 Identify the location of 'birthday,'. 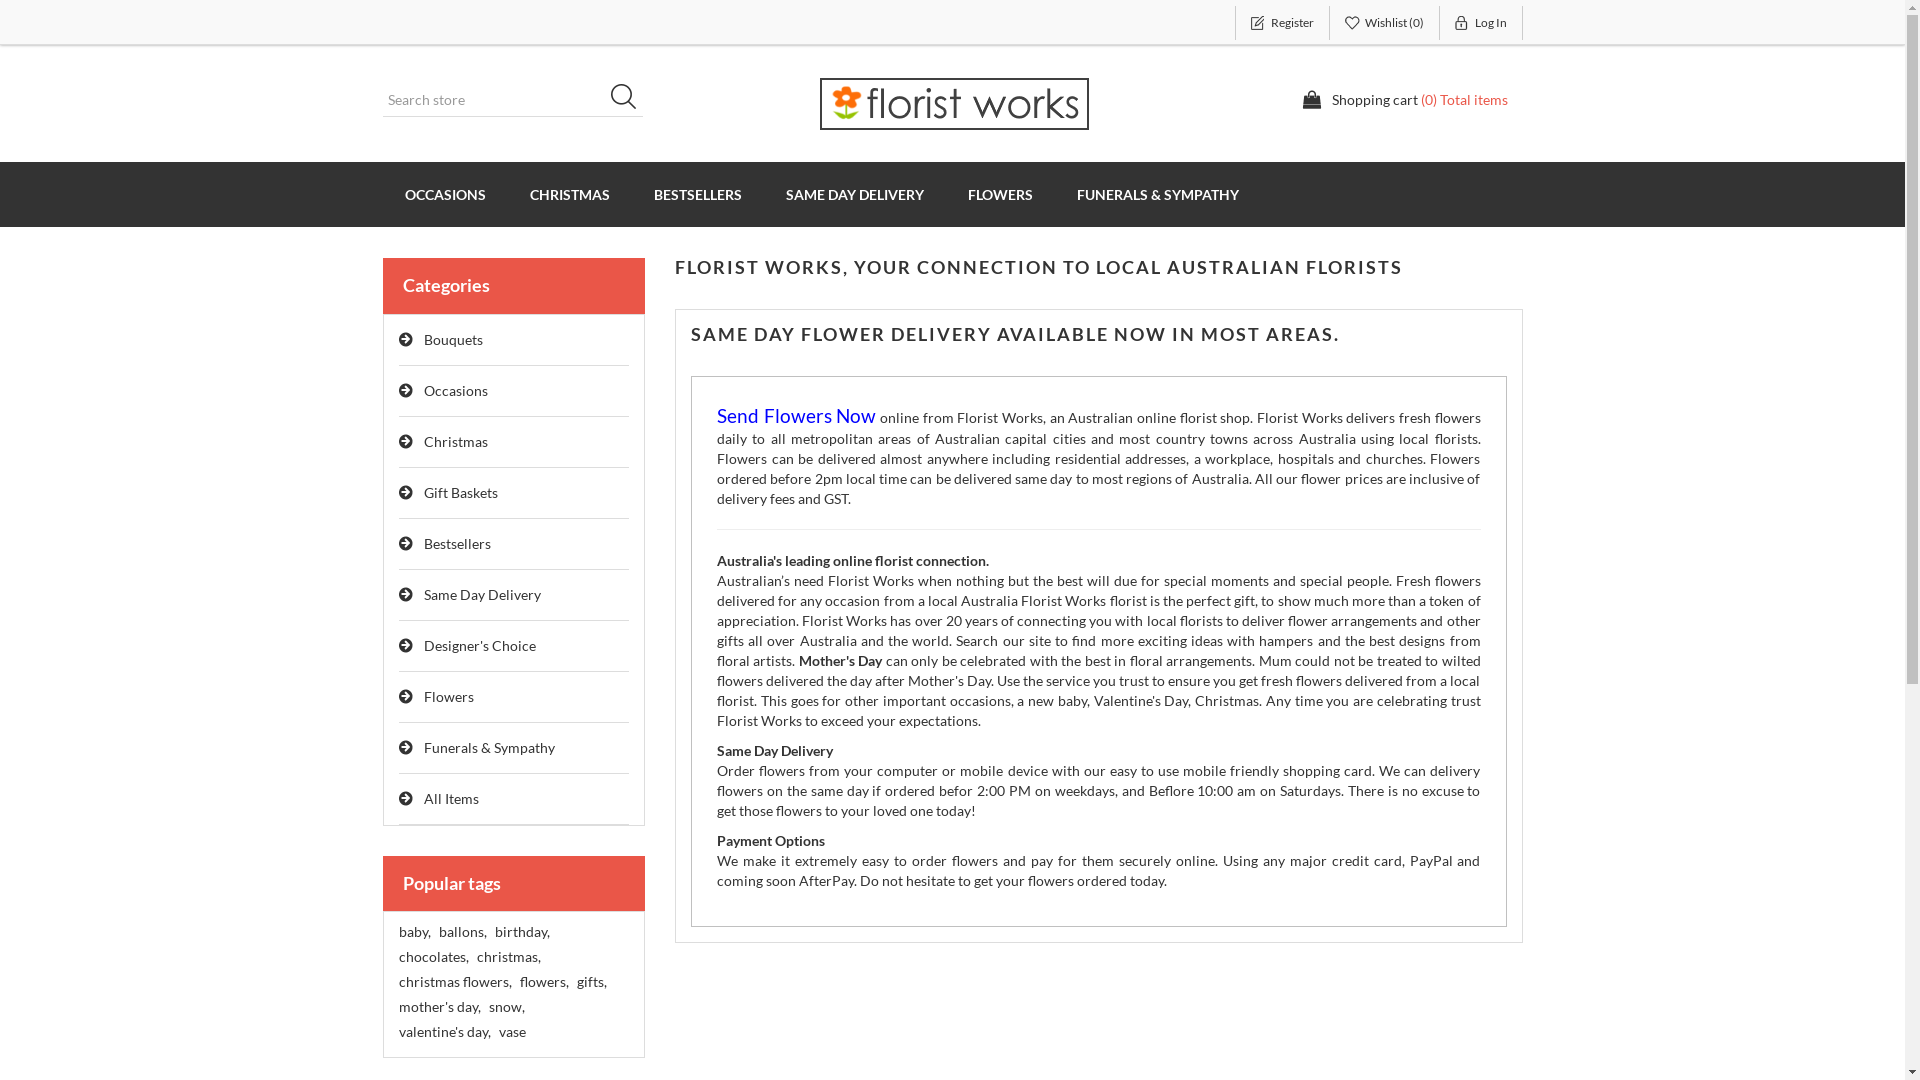
(494, 932).